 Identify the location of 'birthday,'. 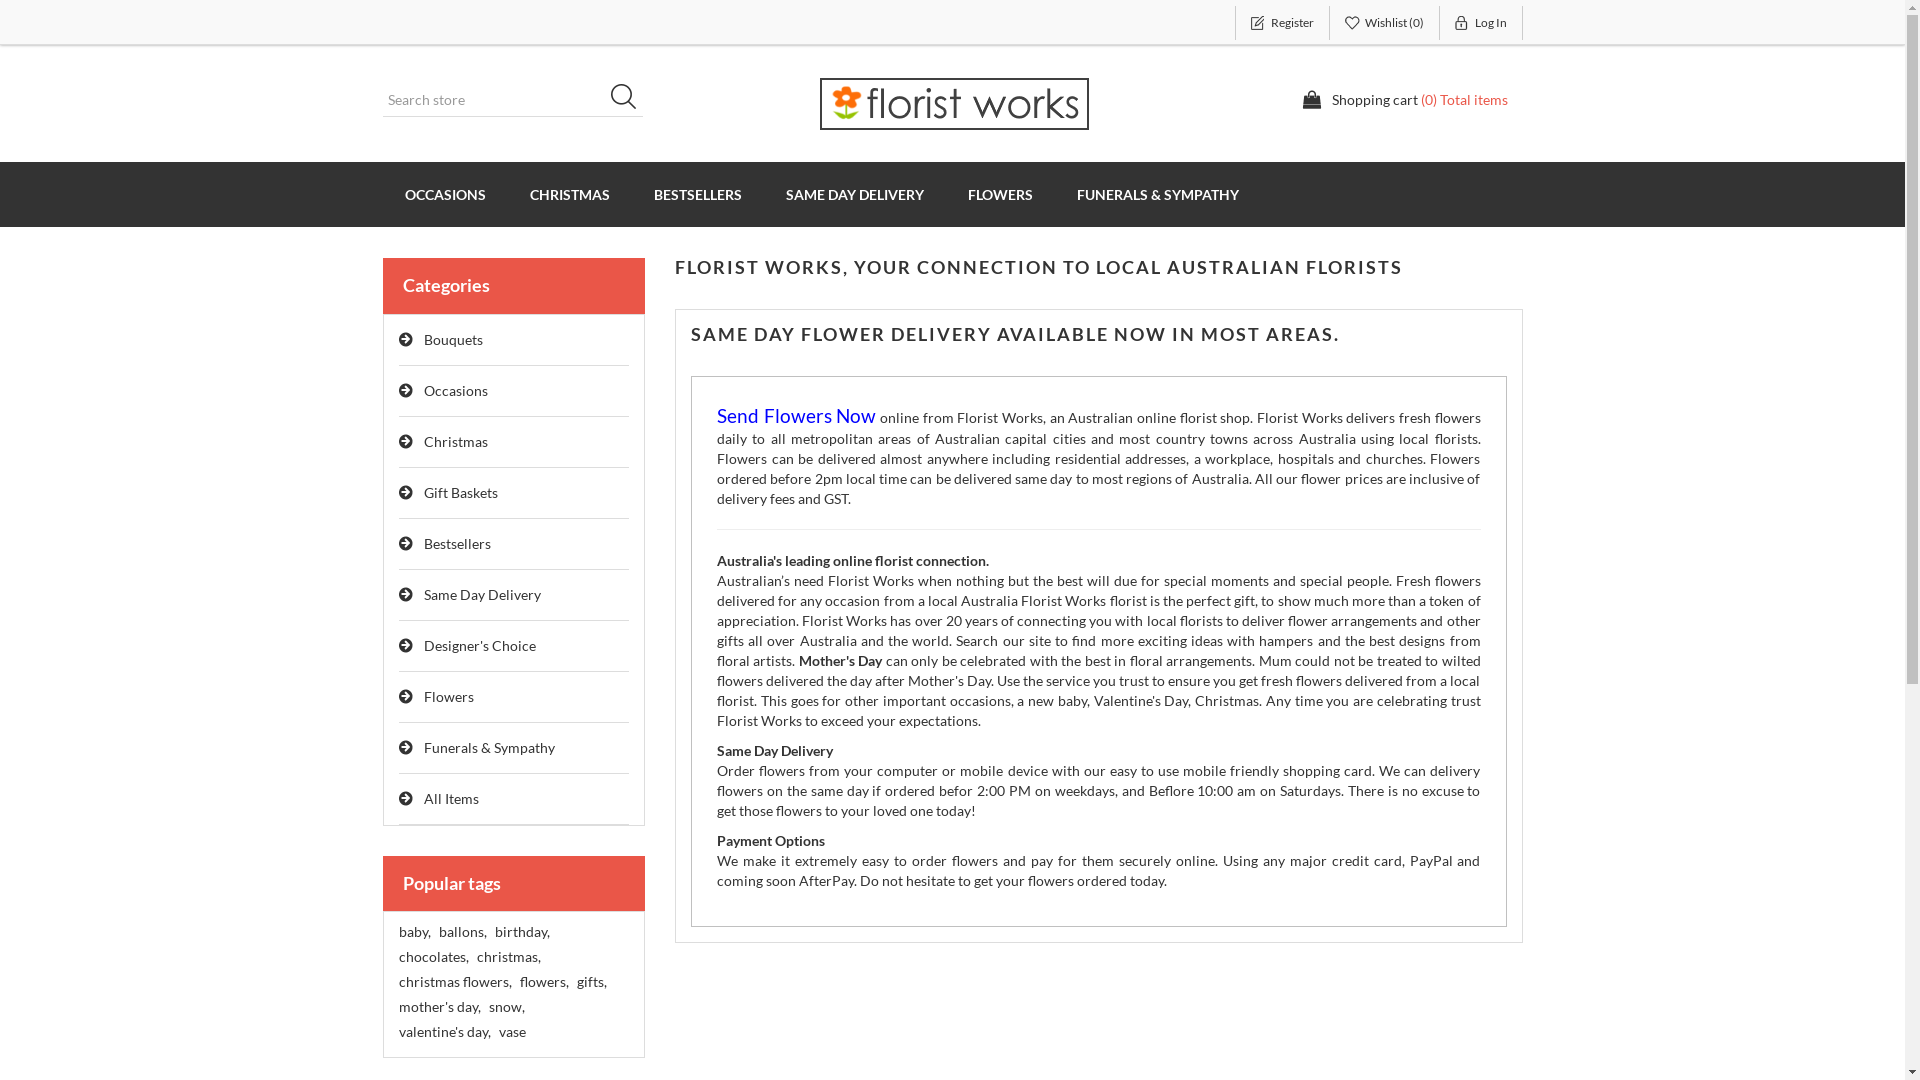
(494, 932).